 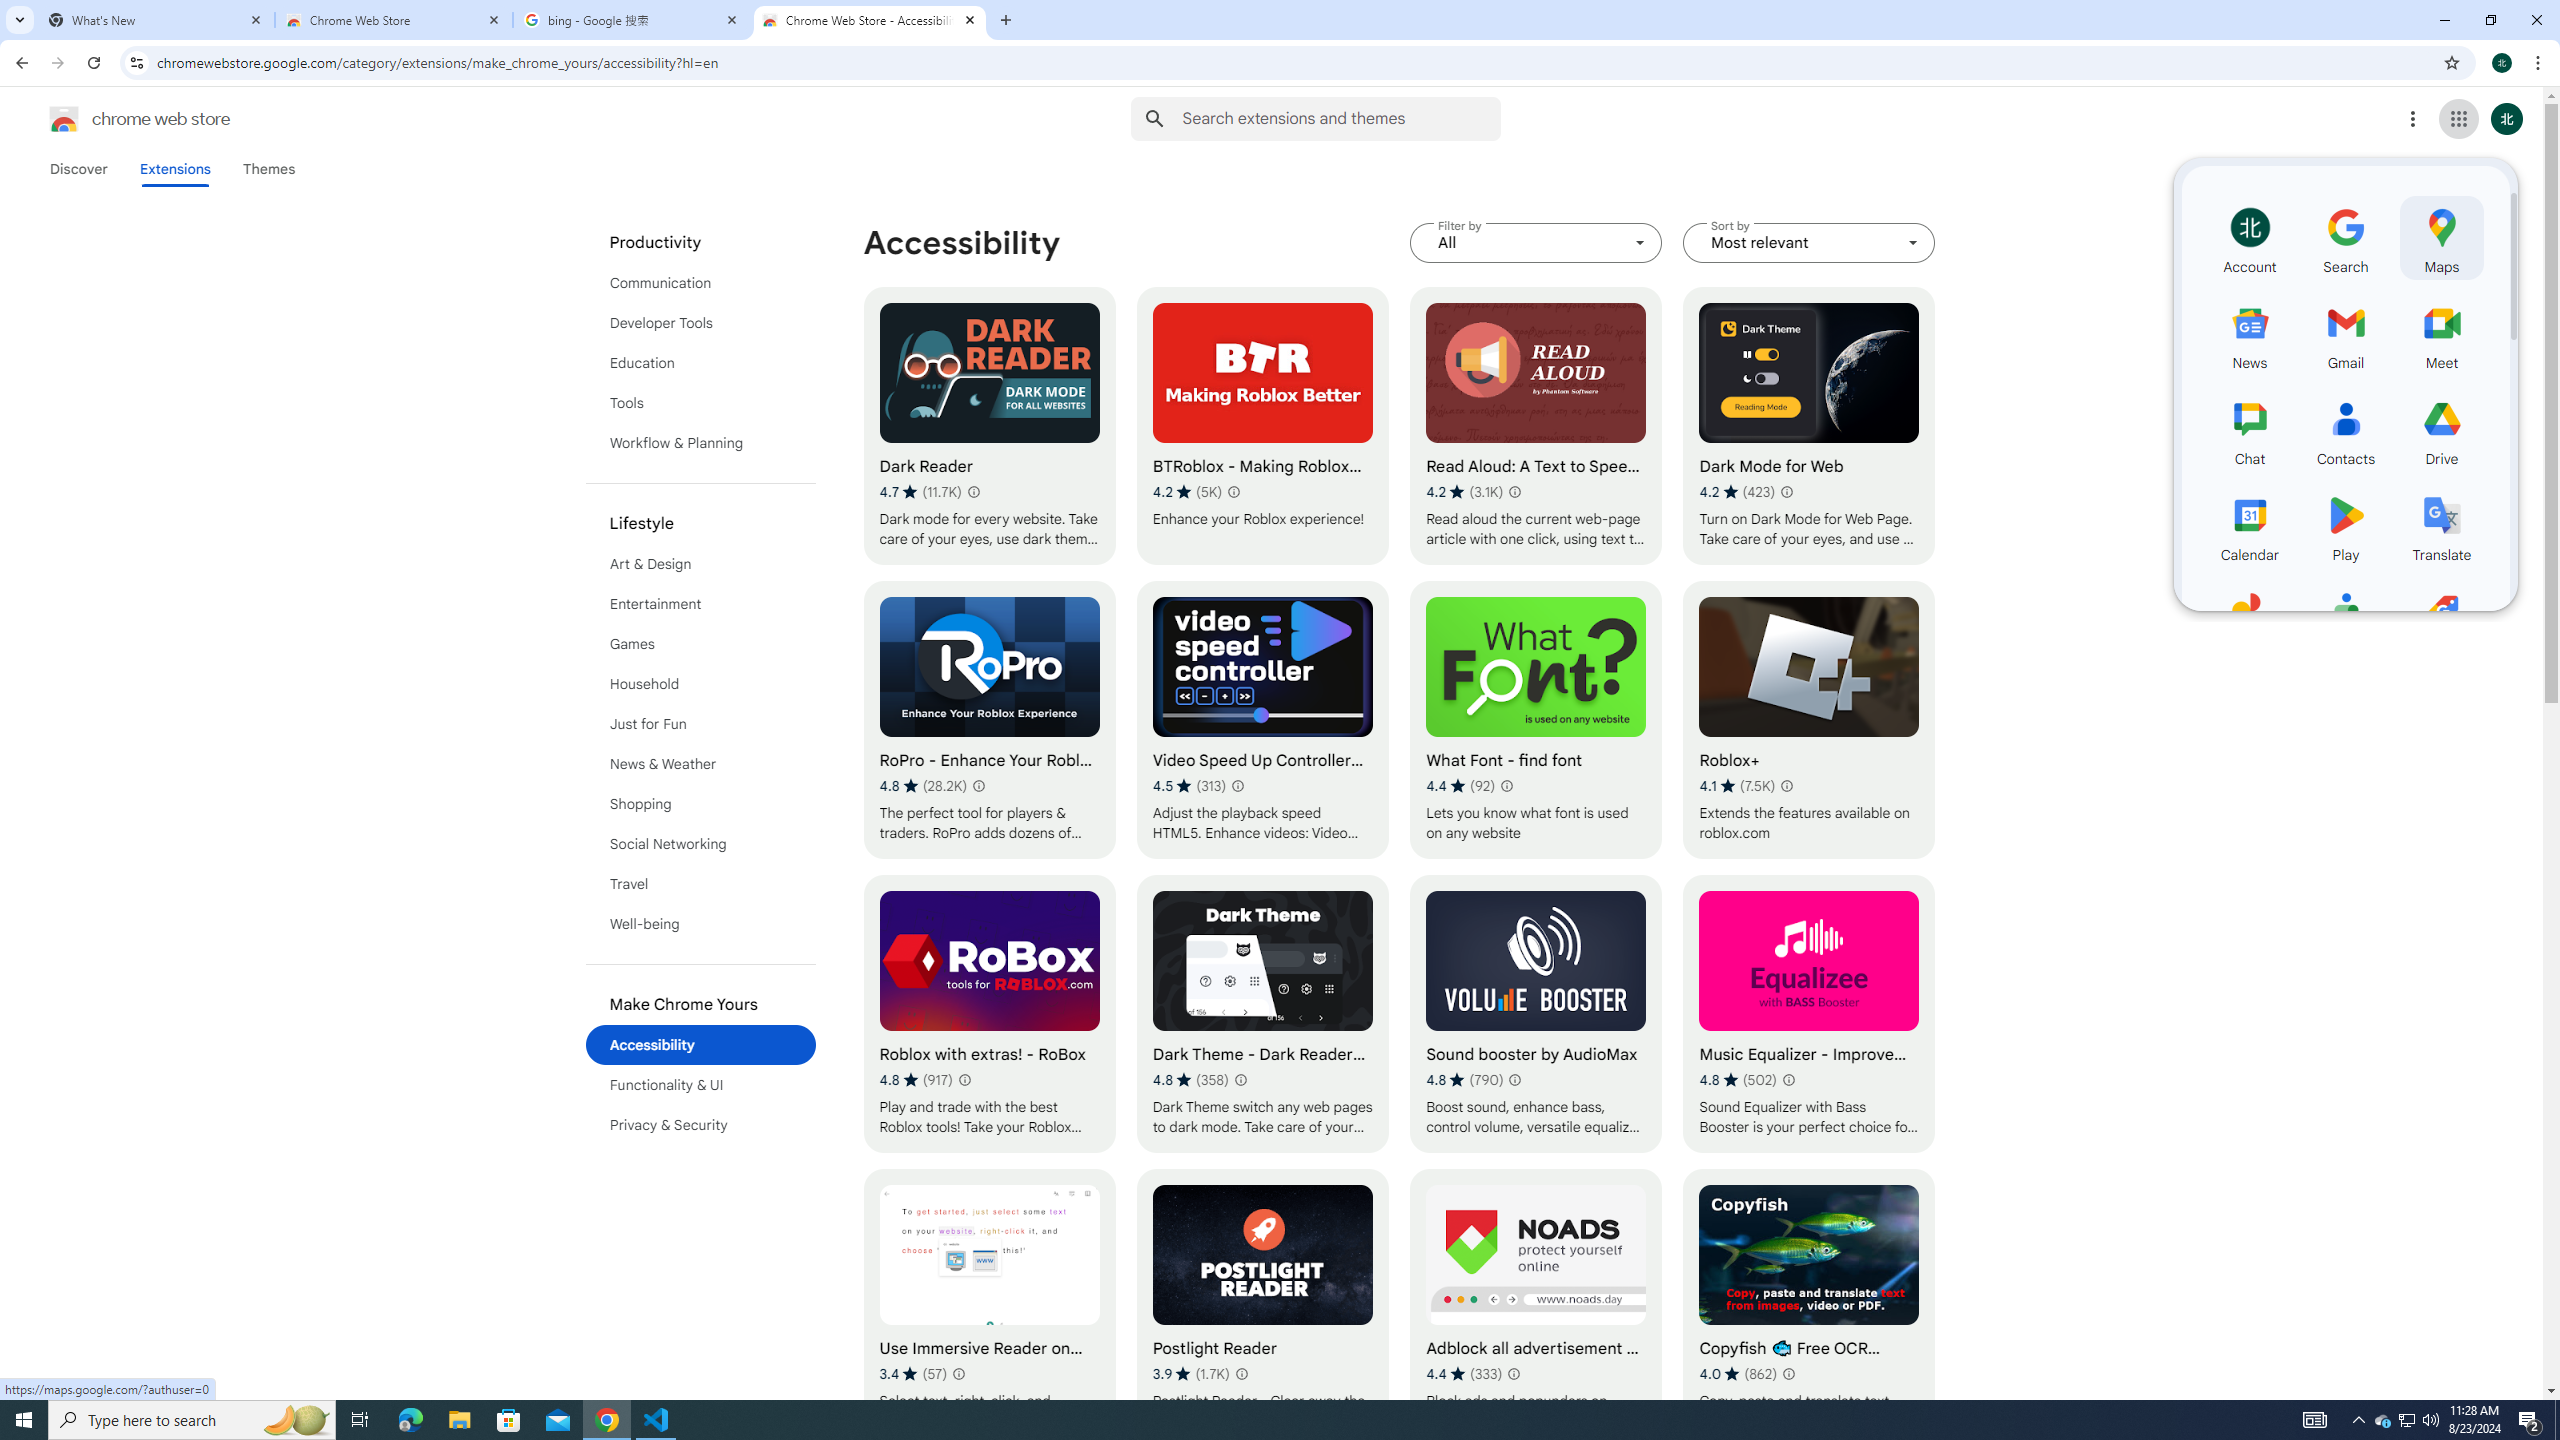 What do you see at coordinates (701, 762) in the screenshot?
I see `'News & Weather'` at bounding box center [701, 762].